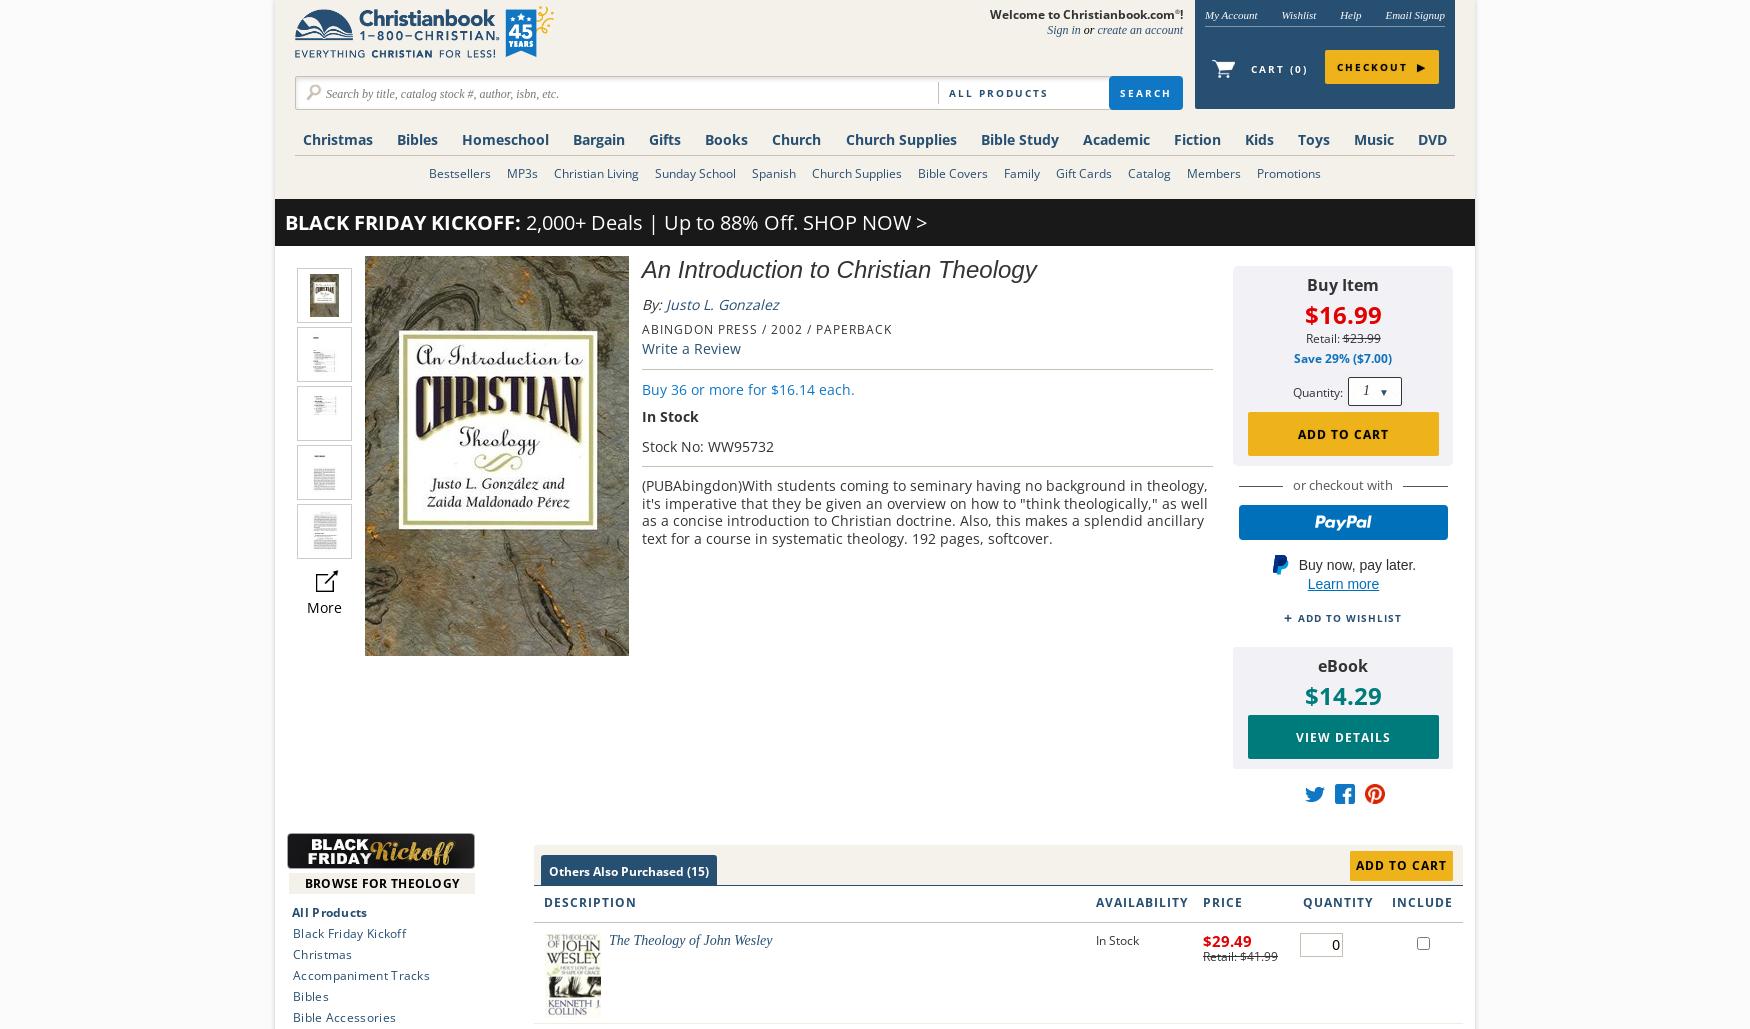 This screenshot has height=1029, width=1750. What do you see at coordinates (1082, 138) in the screenshot?
I see `'Academic'` at bounding box center [1082, 138].